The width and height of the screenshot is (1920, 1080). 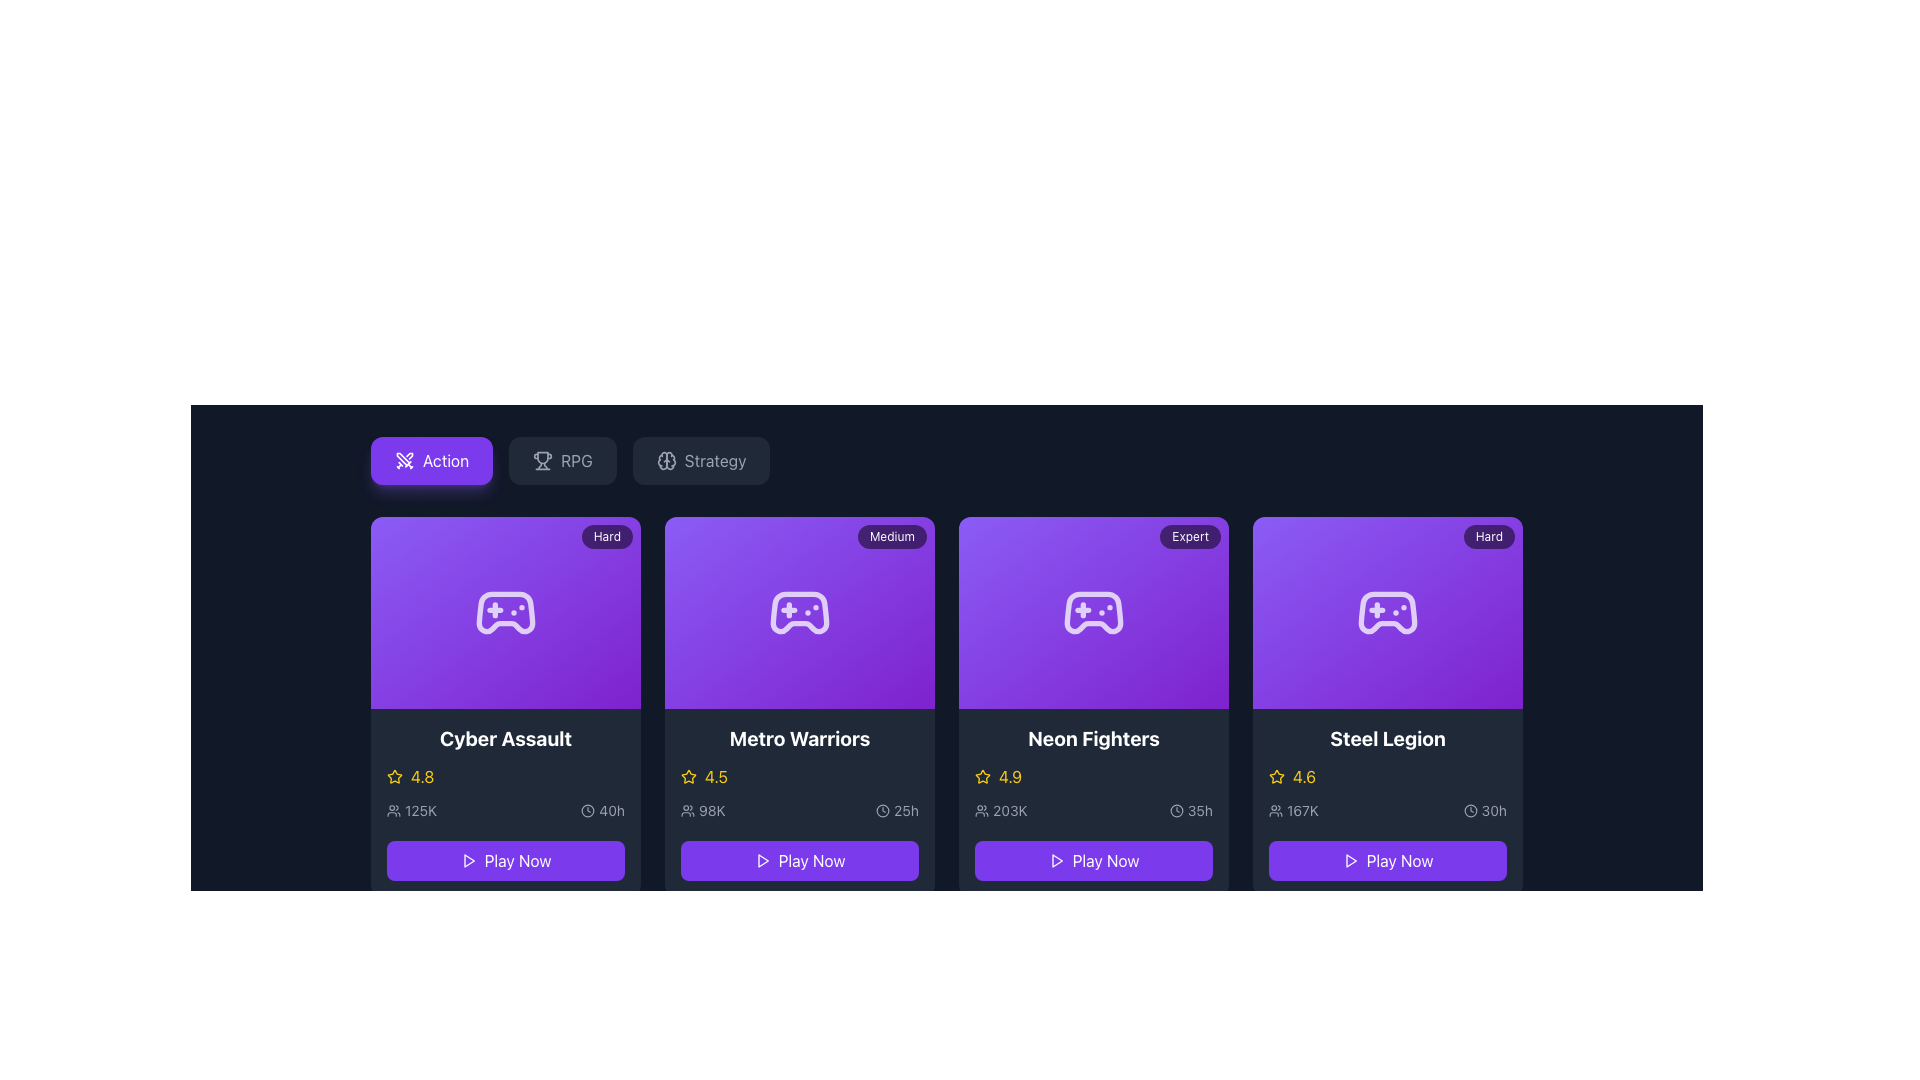 What do you see at coordinates (1386, 612) in the screenshot?
I see `the gaming feature icon located in the fourth card from the left, identified as 'Steel Legion', within the grid layout of game cards` at bounding box center [1386, 612].